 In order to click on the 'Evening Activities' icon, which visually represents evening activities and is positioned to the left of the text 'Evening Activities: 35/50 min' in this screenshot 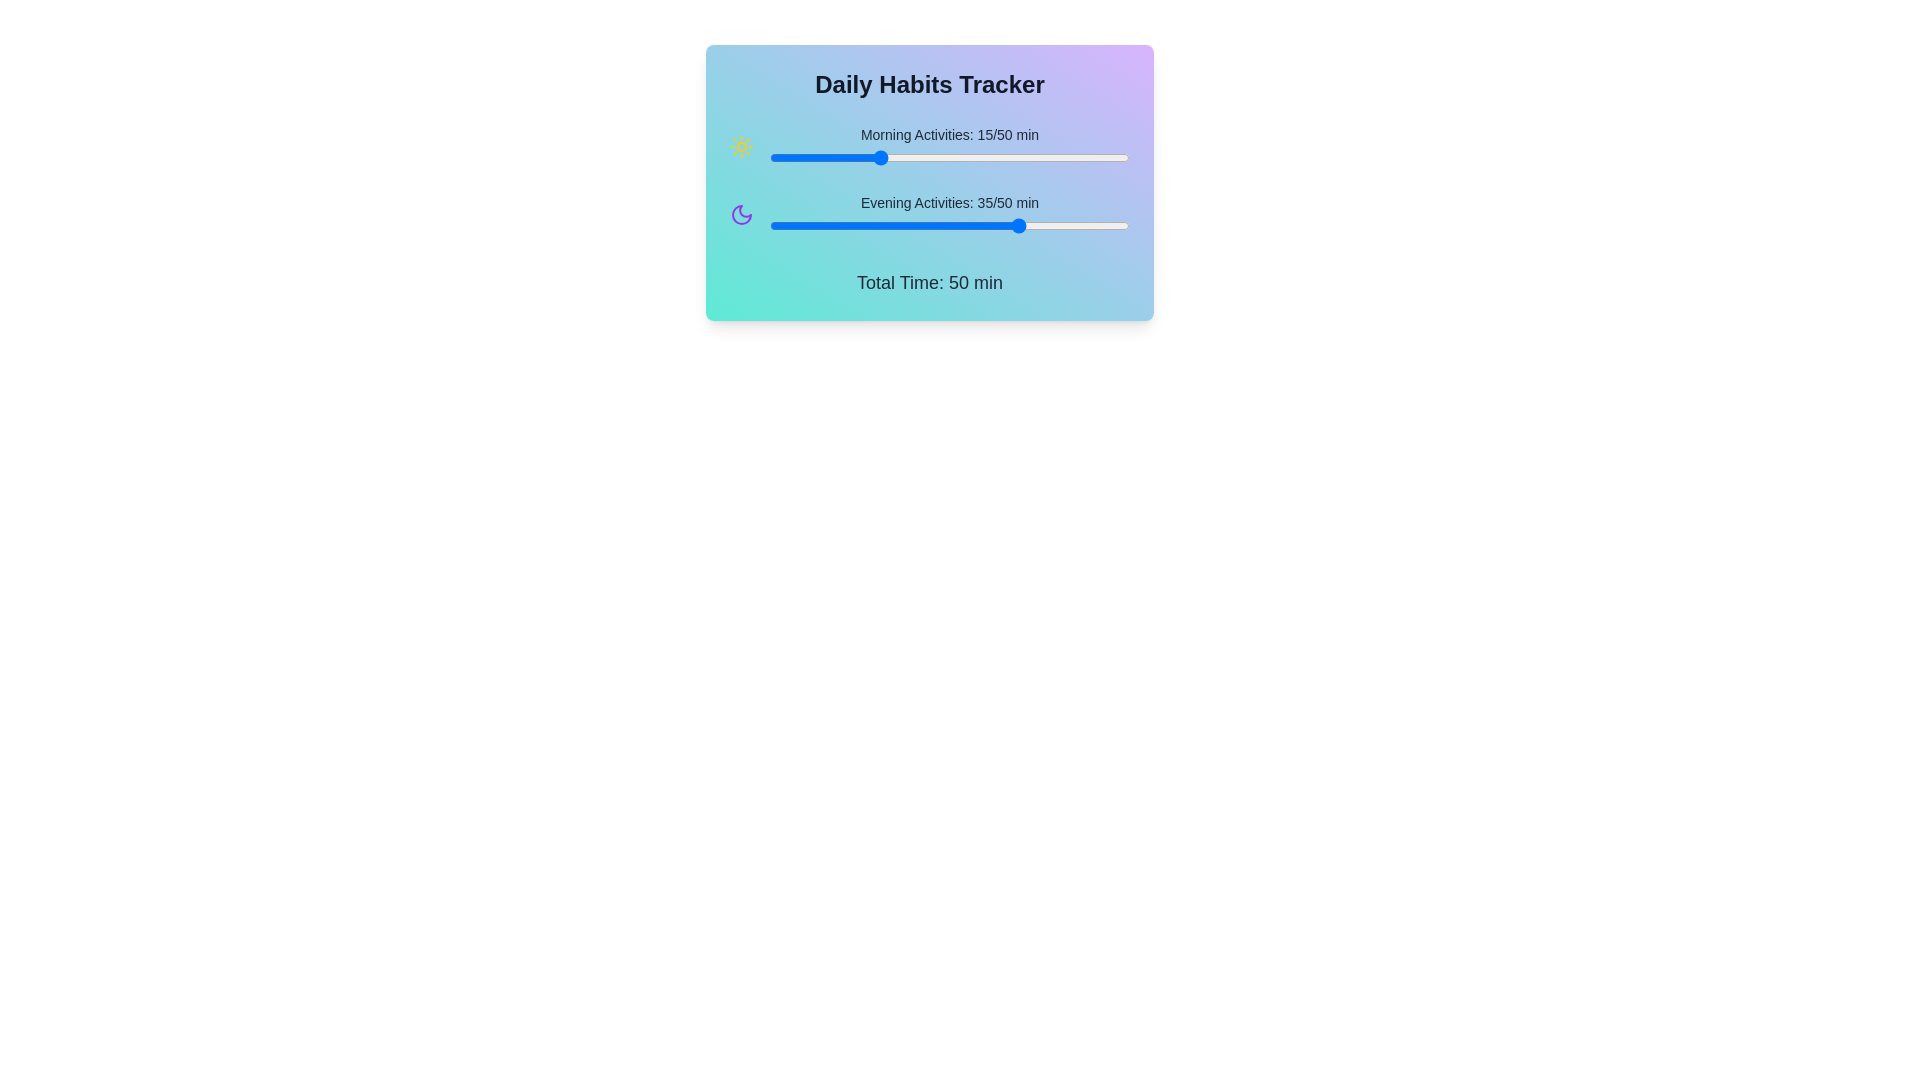, I will do `click(741, 215)`.